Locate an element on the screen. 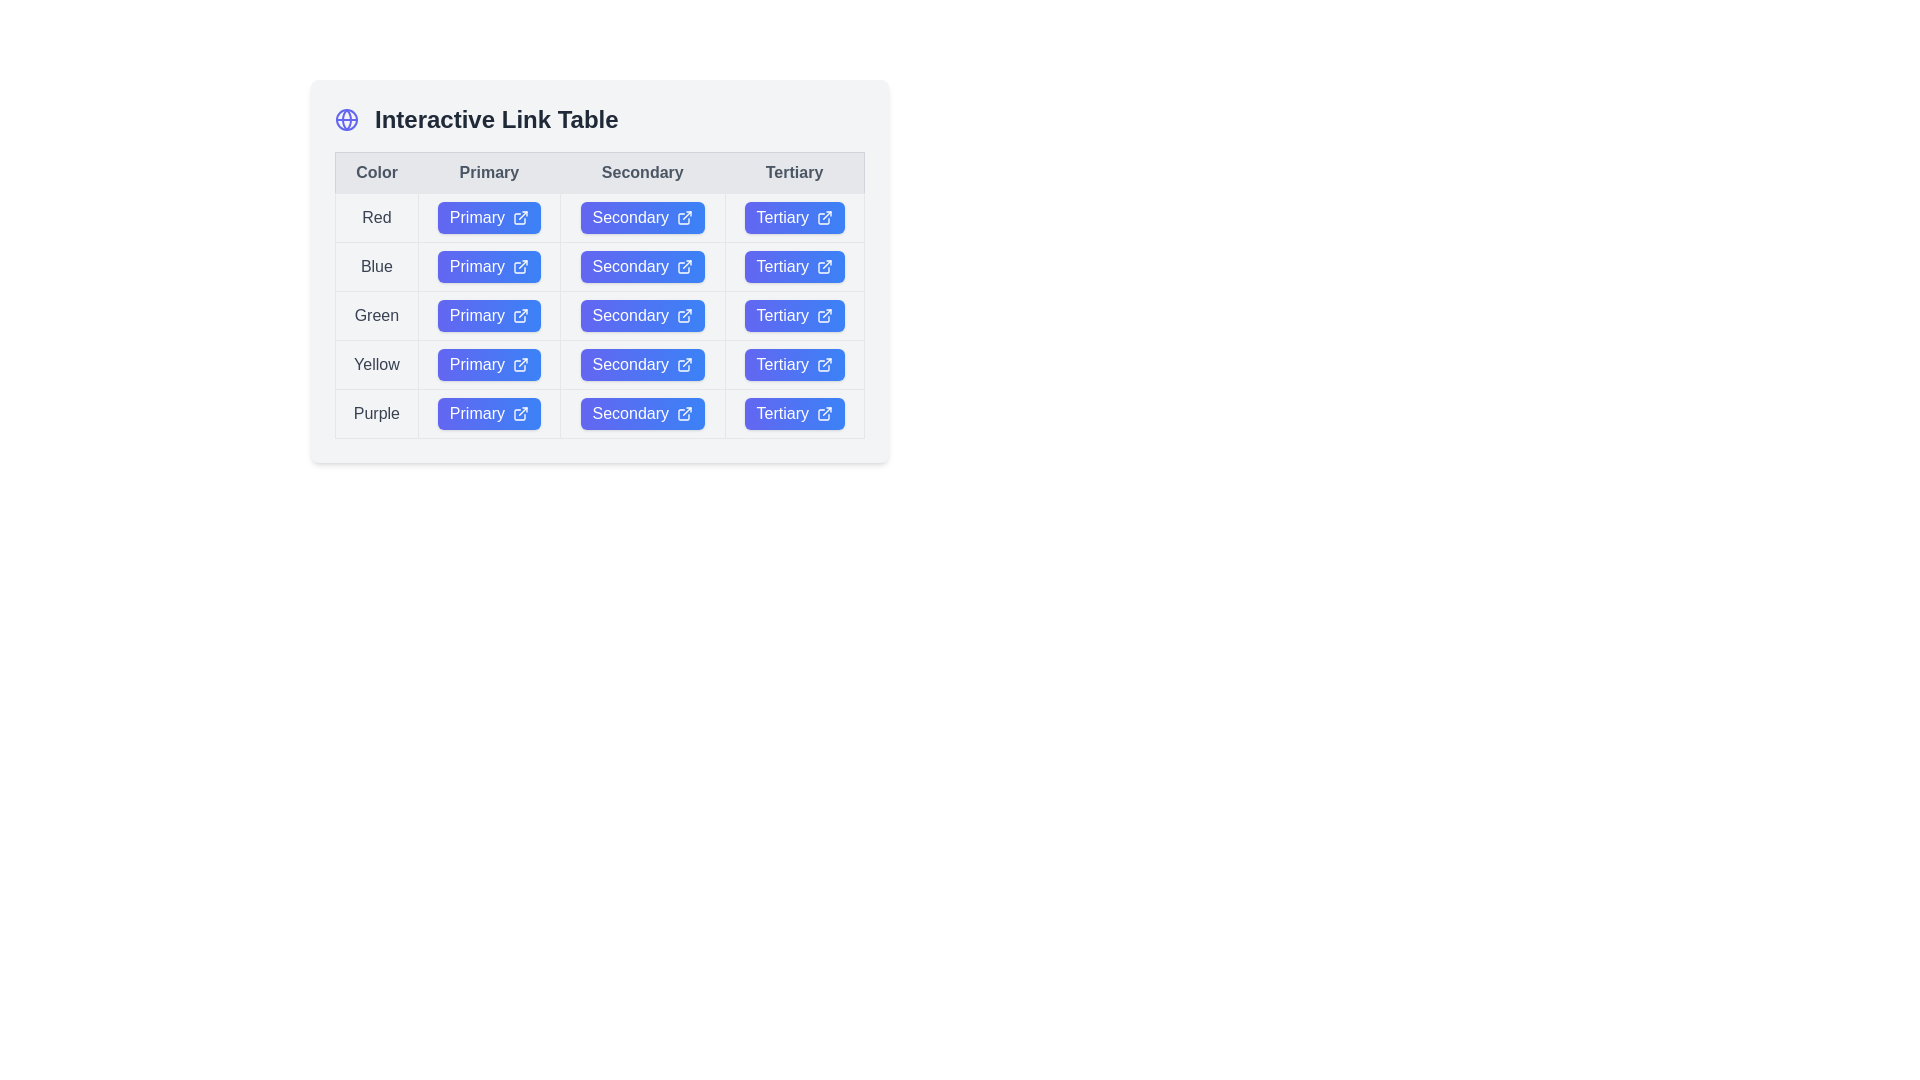  the external linking icon located within the 'Primary' button in the Yellow row under the 'Primary' column in the table is located at coordinates (520, 365).